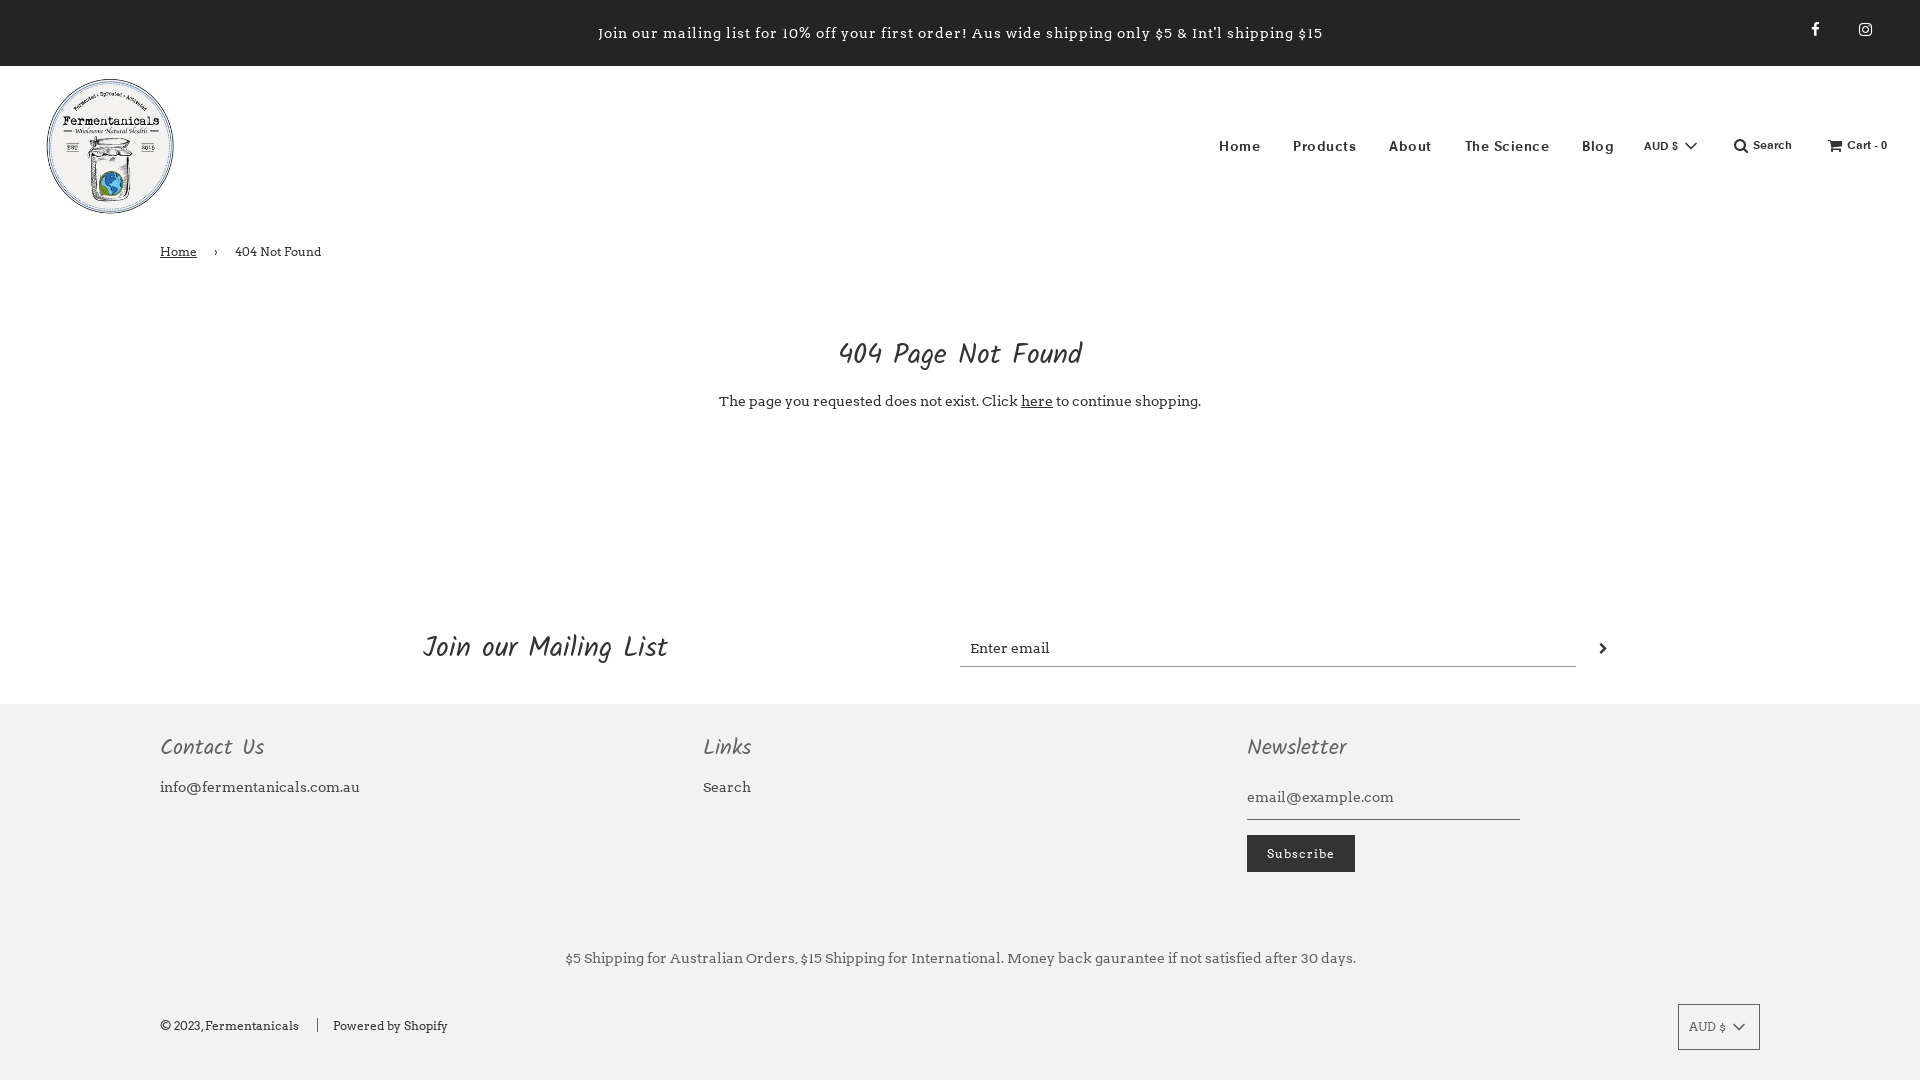 This screenshot has height=1080, width=1920. Describe the element at coordinates (1238, 145) in the screenshot. I see `'Home'` at that location.